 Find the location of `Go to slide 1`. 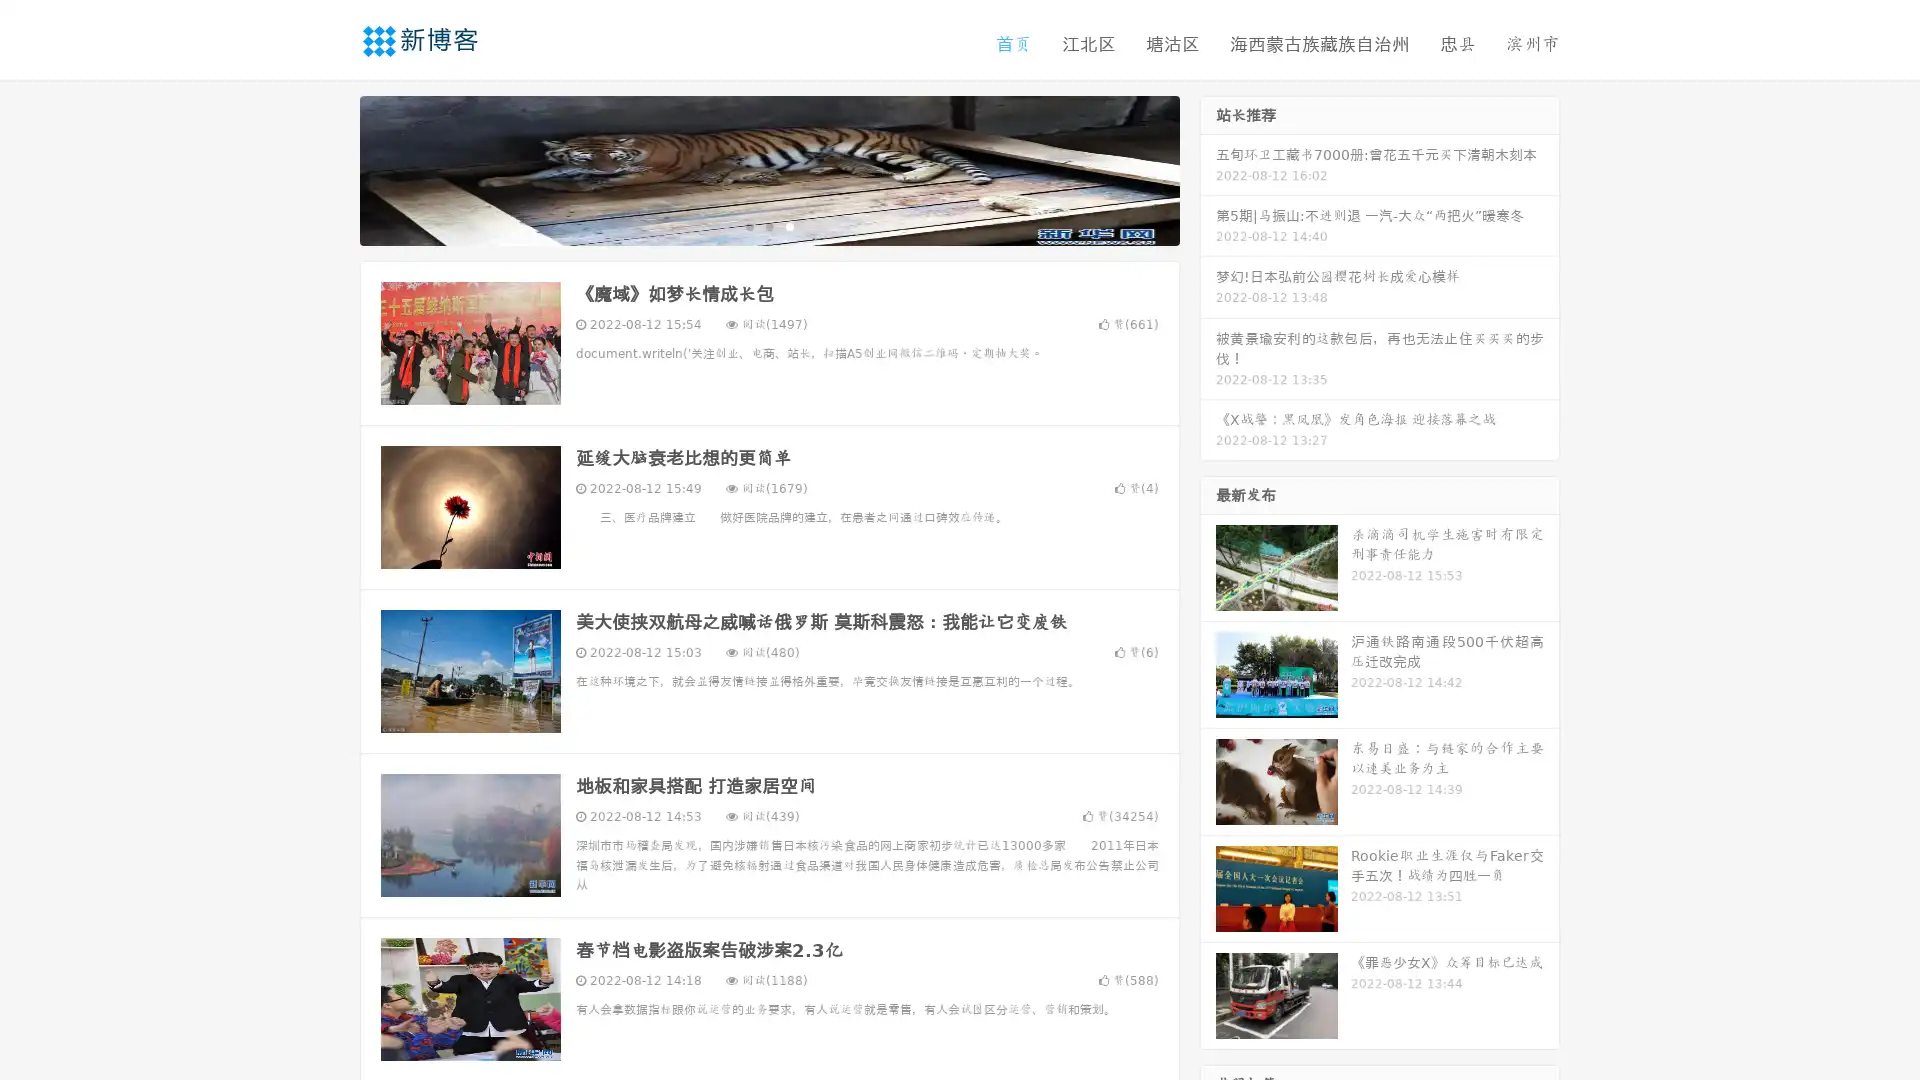

Go to slide 1 is located at coordinates (748, 225).